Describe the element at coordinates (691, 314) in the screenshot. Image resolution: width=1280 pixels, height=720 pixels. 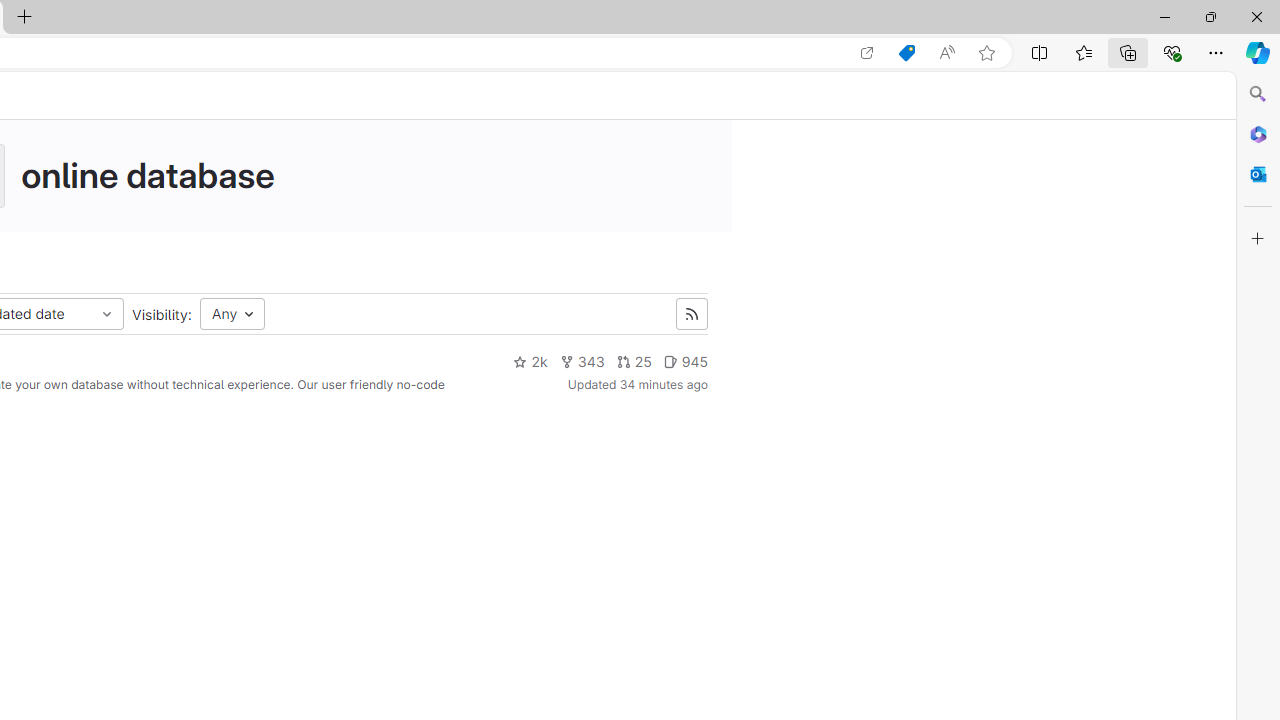
I see `'Subscribe to the new projects feed'` at that location.